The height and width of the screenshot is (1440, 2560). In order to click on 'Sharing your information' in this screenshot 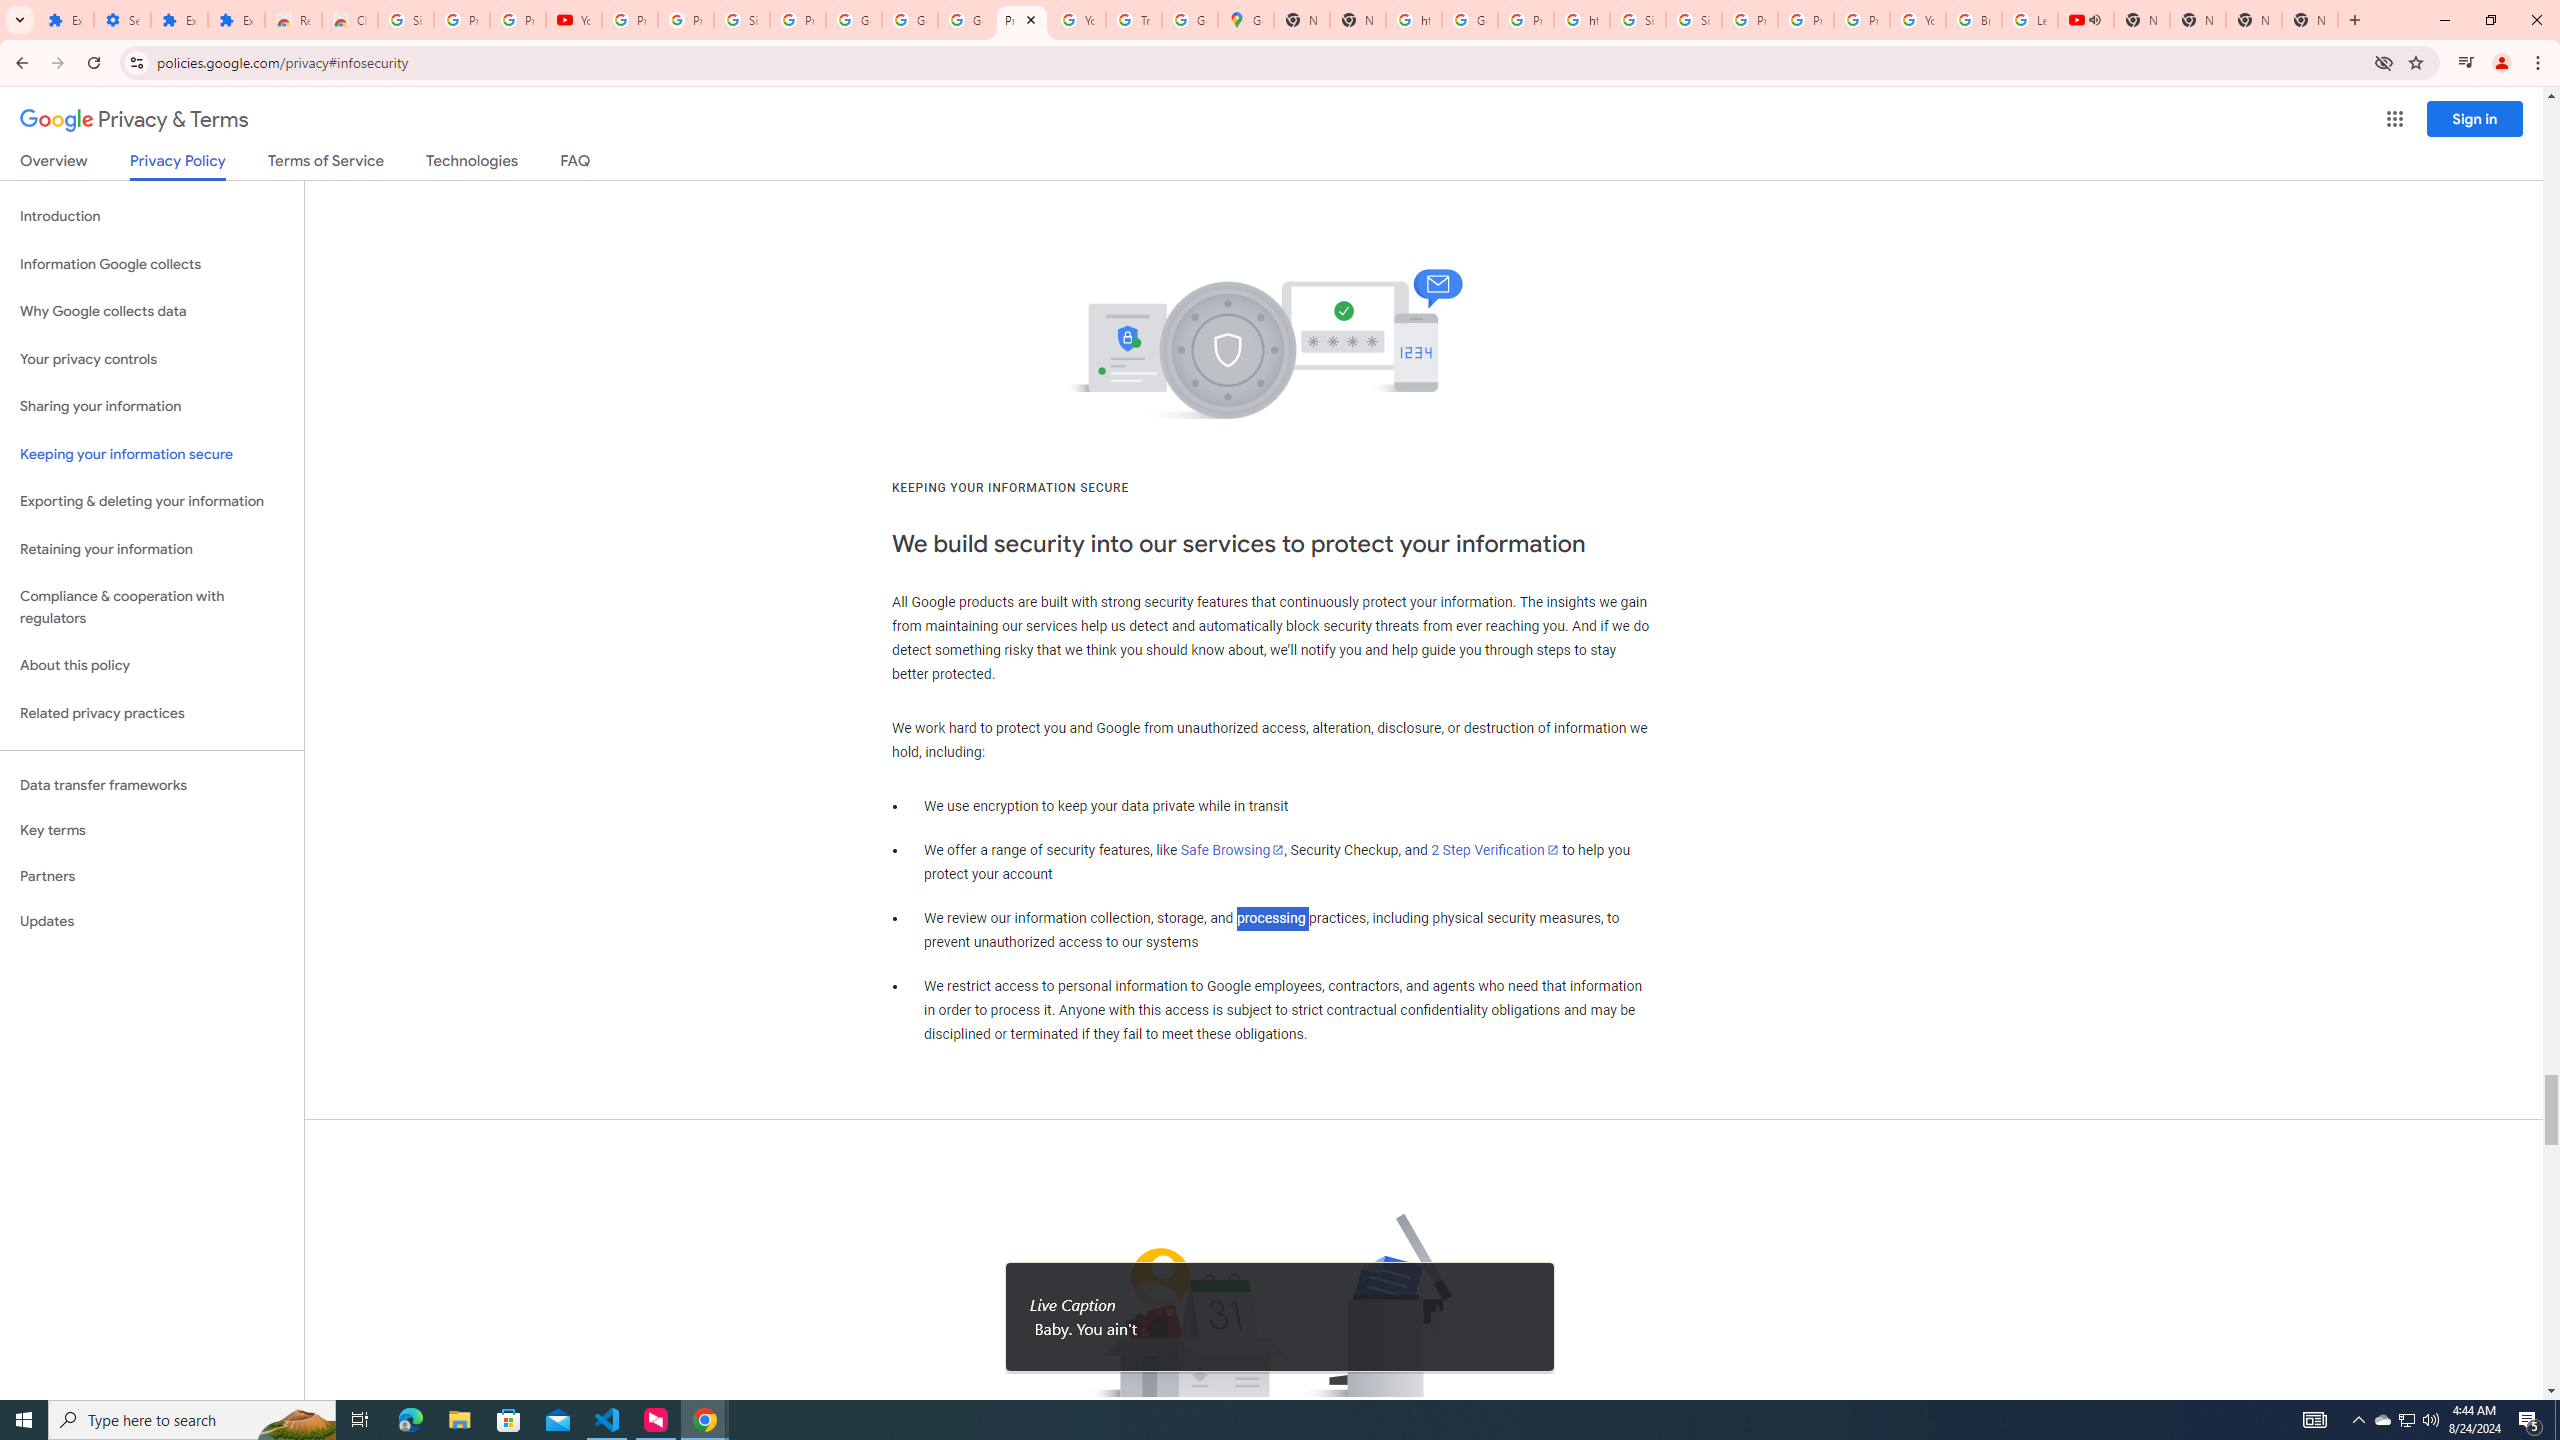, I will do `click(151, 405)`.